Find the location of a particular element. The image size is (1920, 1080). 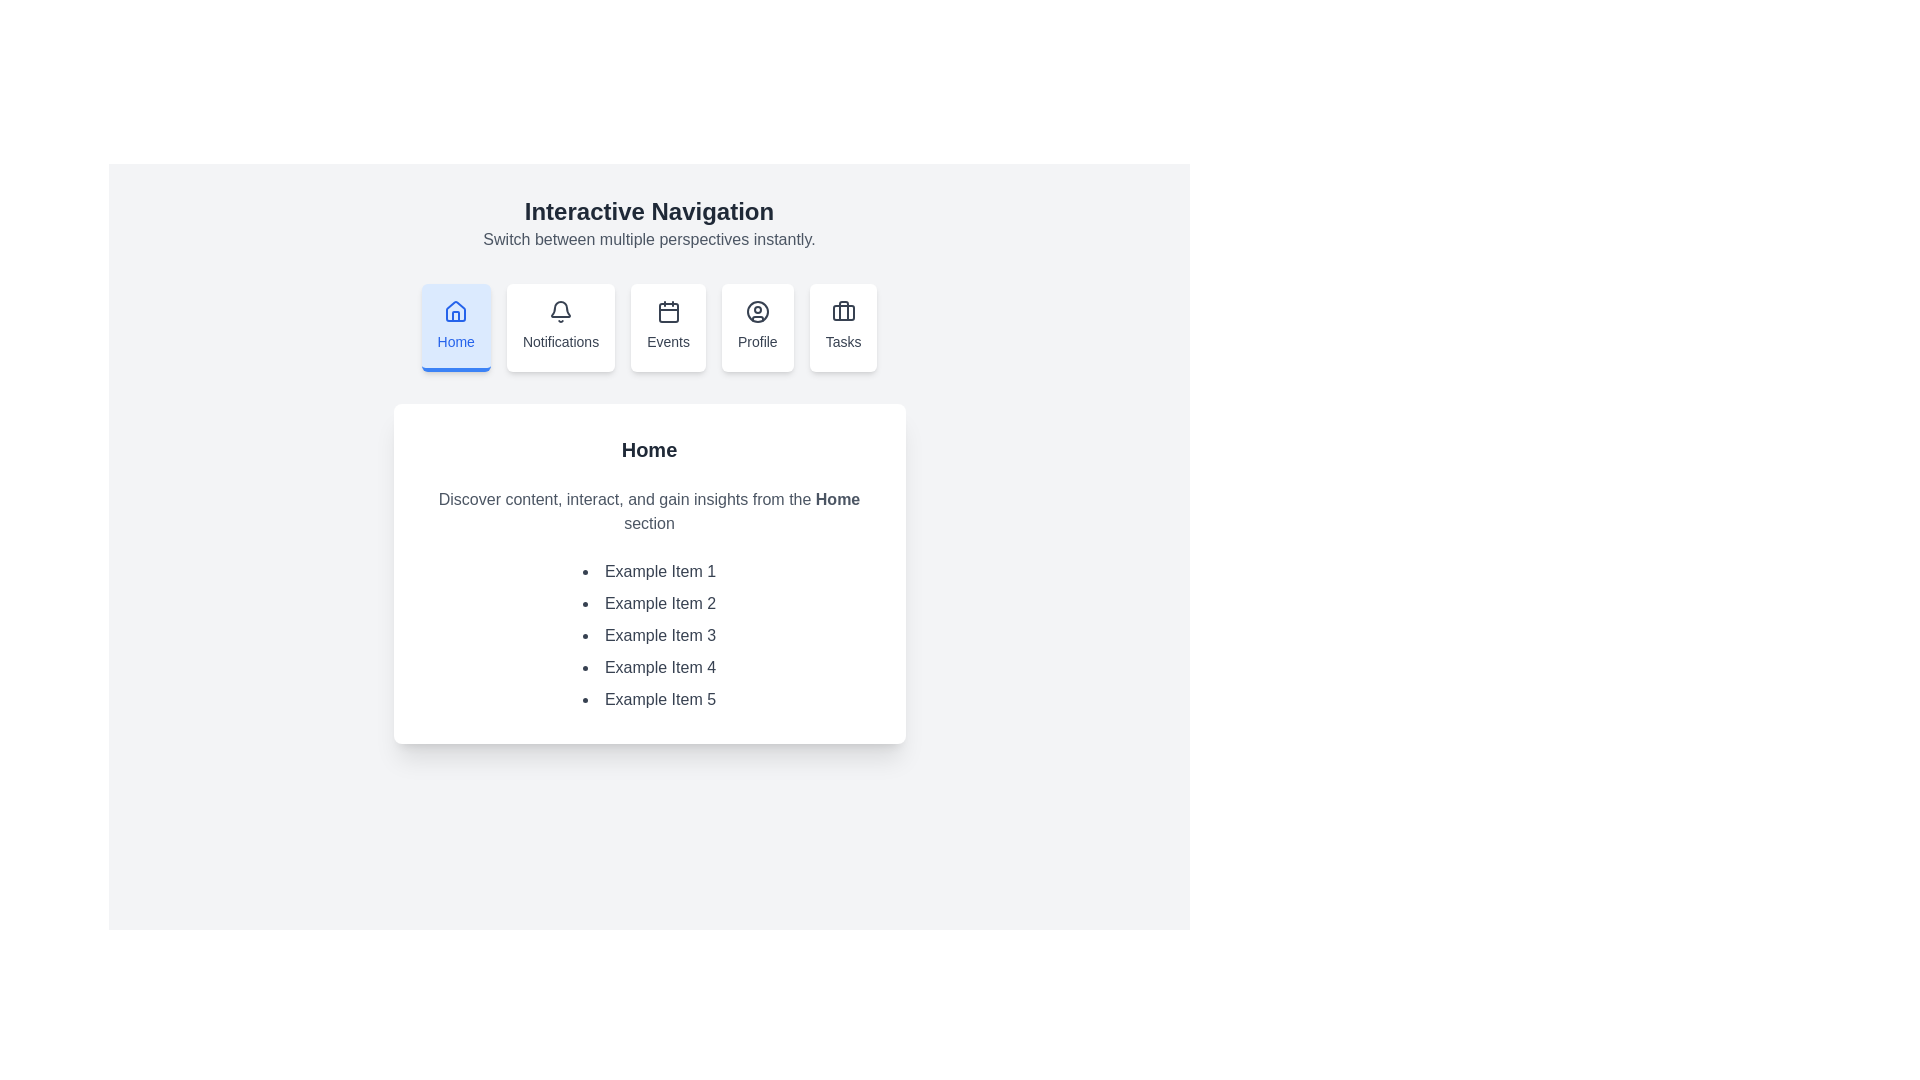

the Icon component frame that represents the 'Events' feature, positioned centrally within the 'Events' button in the navigation interface is located at coordinates (668, 312).